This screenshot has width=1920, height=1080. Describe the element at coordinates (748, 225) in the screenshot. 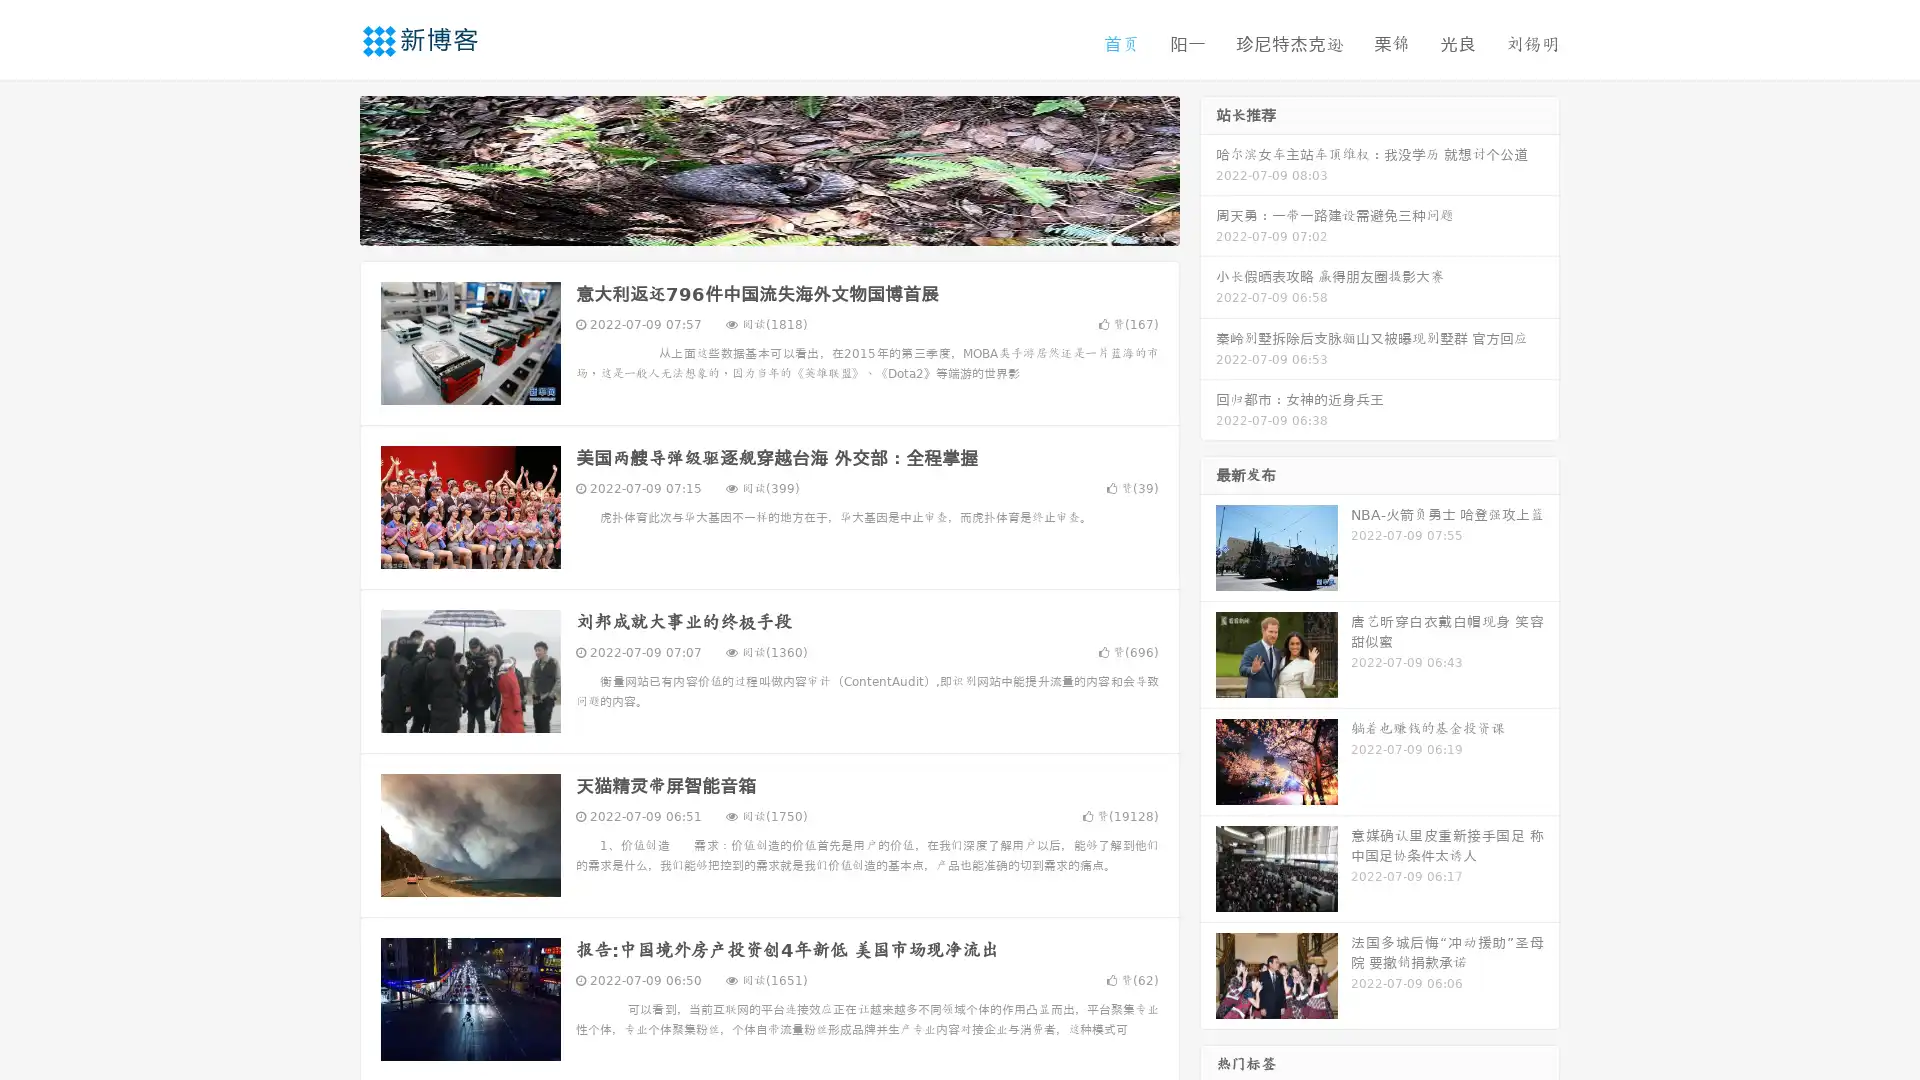

I see `Go to slide 1` at that location.